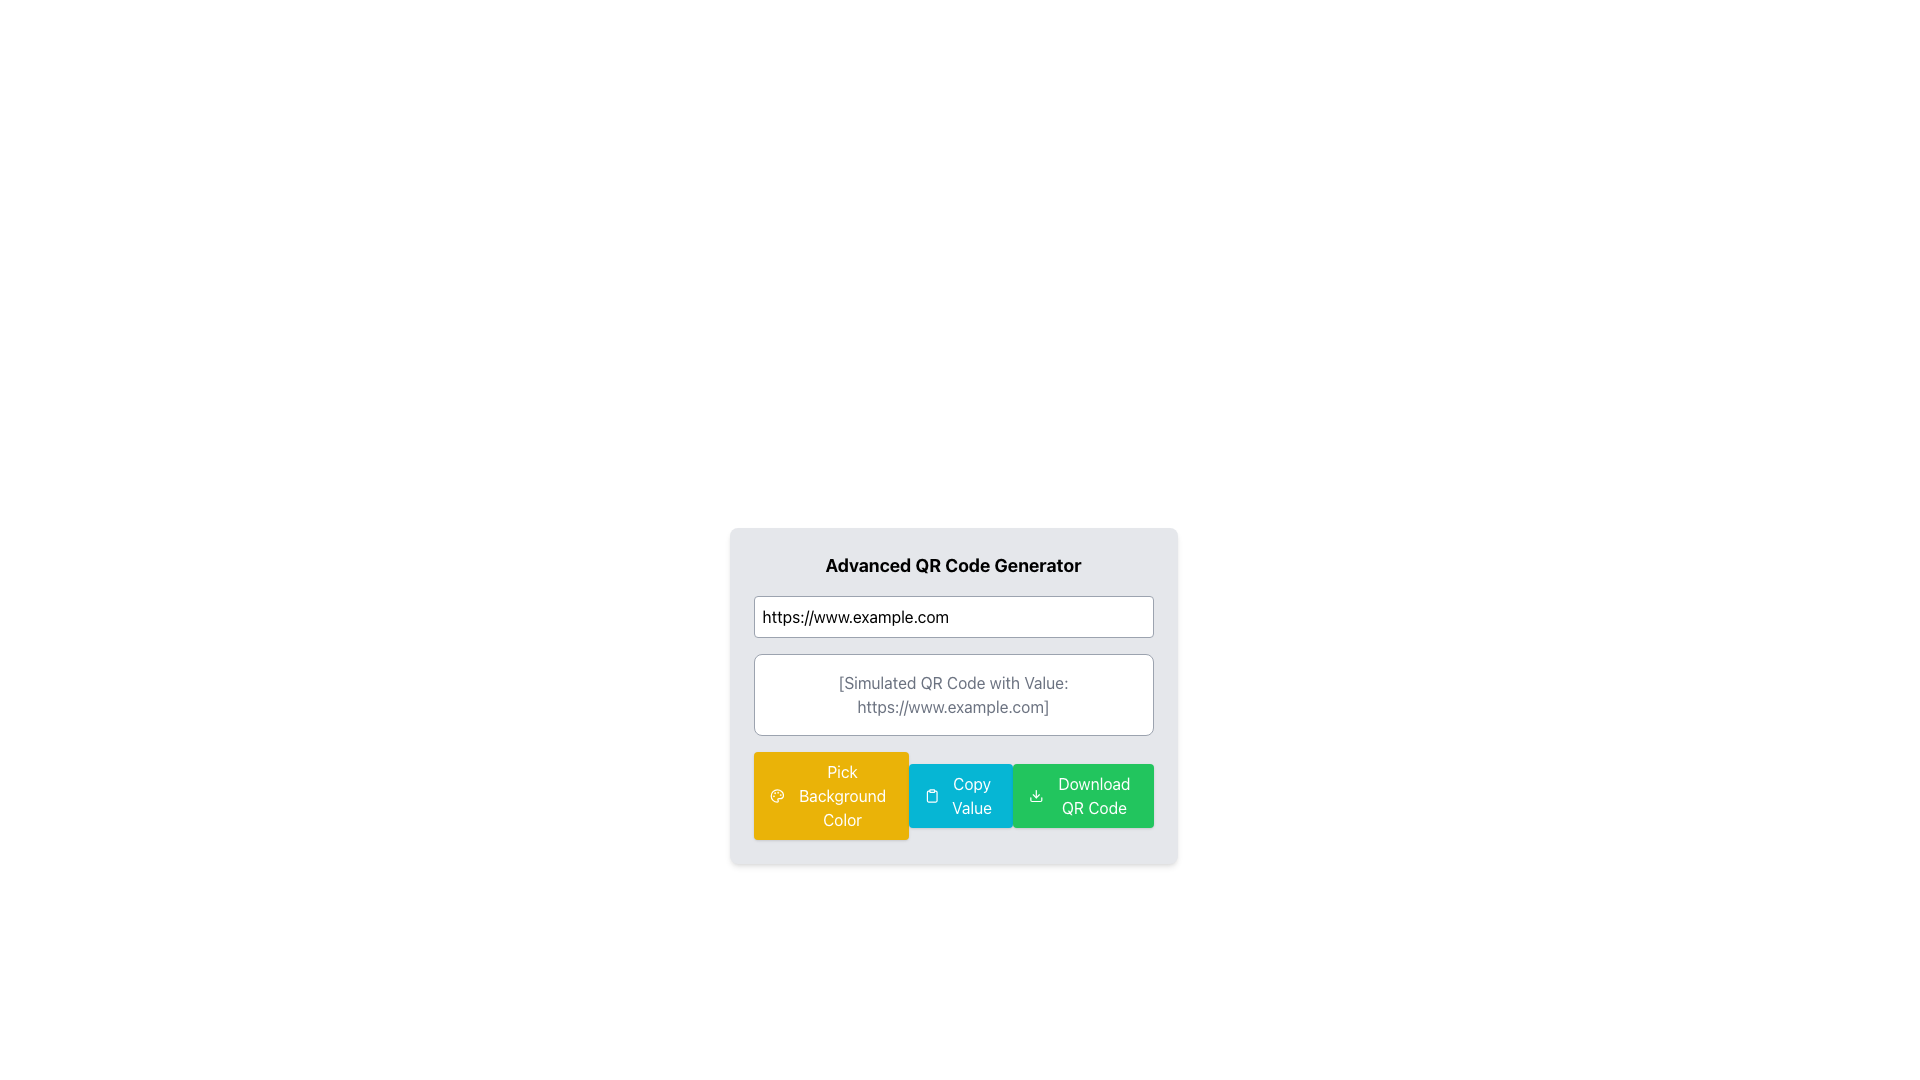  Describe the element at coordinates (1036, 794) in the screenshot. I see `the download icon, which is an SVG element inside the green button labeled 'Download QR Code', located in the bottom right area of the button group below the QR display` at that location.